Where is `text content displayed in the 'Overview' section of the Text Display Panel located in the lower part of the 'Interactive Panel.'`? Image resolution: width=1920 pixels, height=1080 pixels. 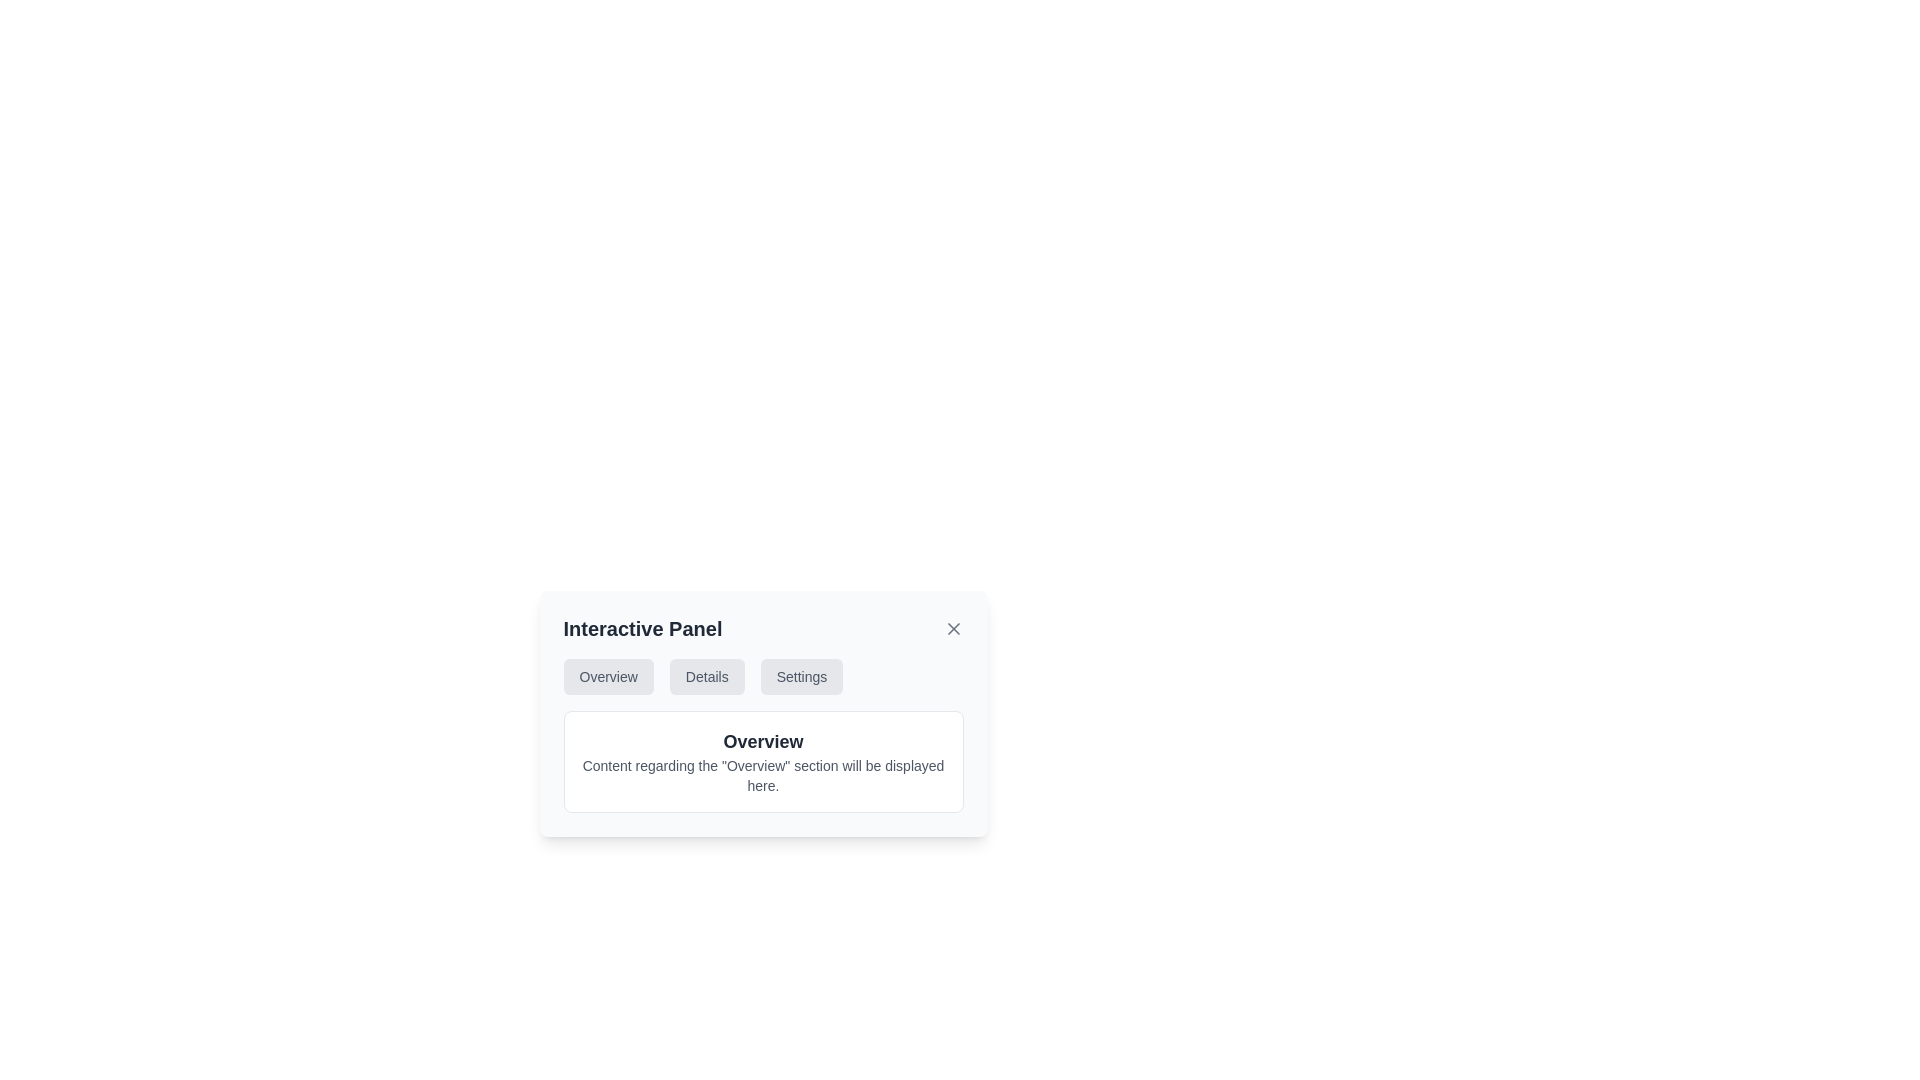
text content displayed in the 'Overview' section of the Text Display Panel located in the lower part of the 'Interactive Panel.' is located at coordinates (762, 736).